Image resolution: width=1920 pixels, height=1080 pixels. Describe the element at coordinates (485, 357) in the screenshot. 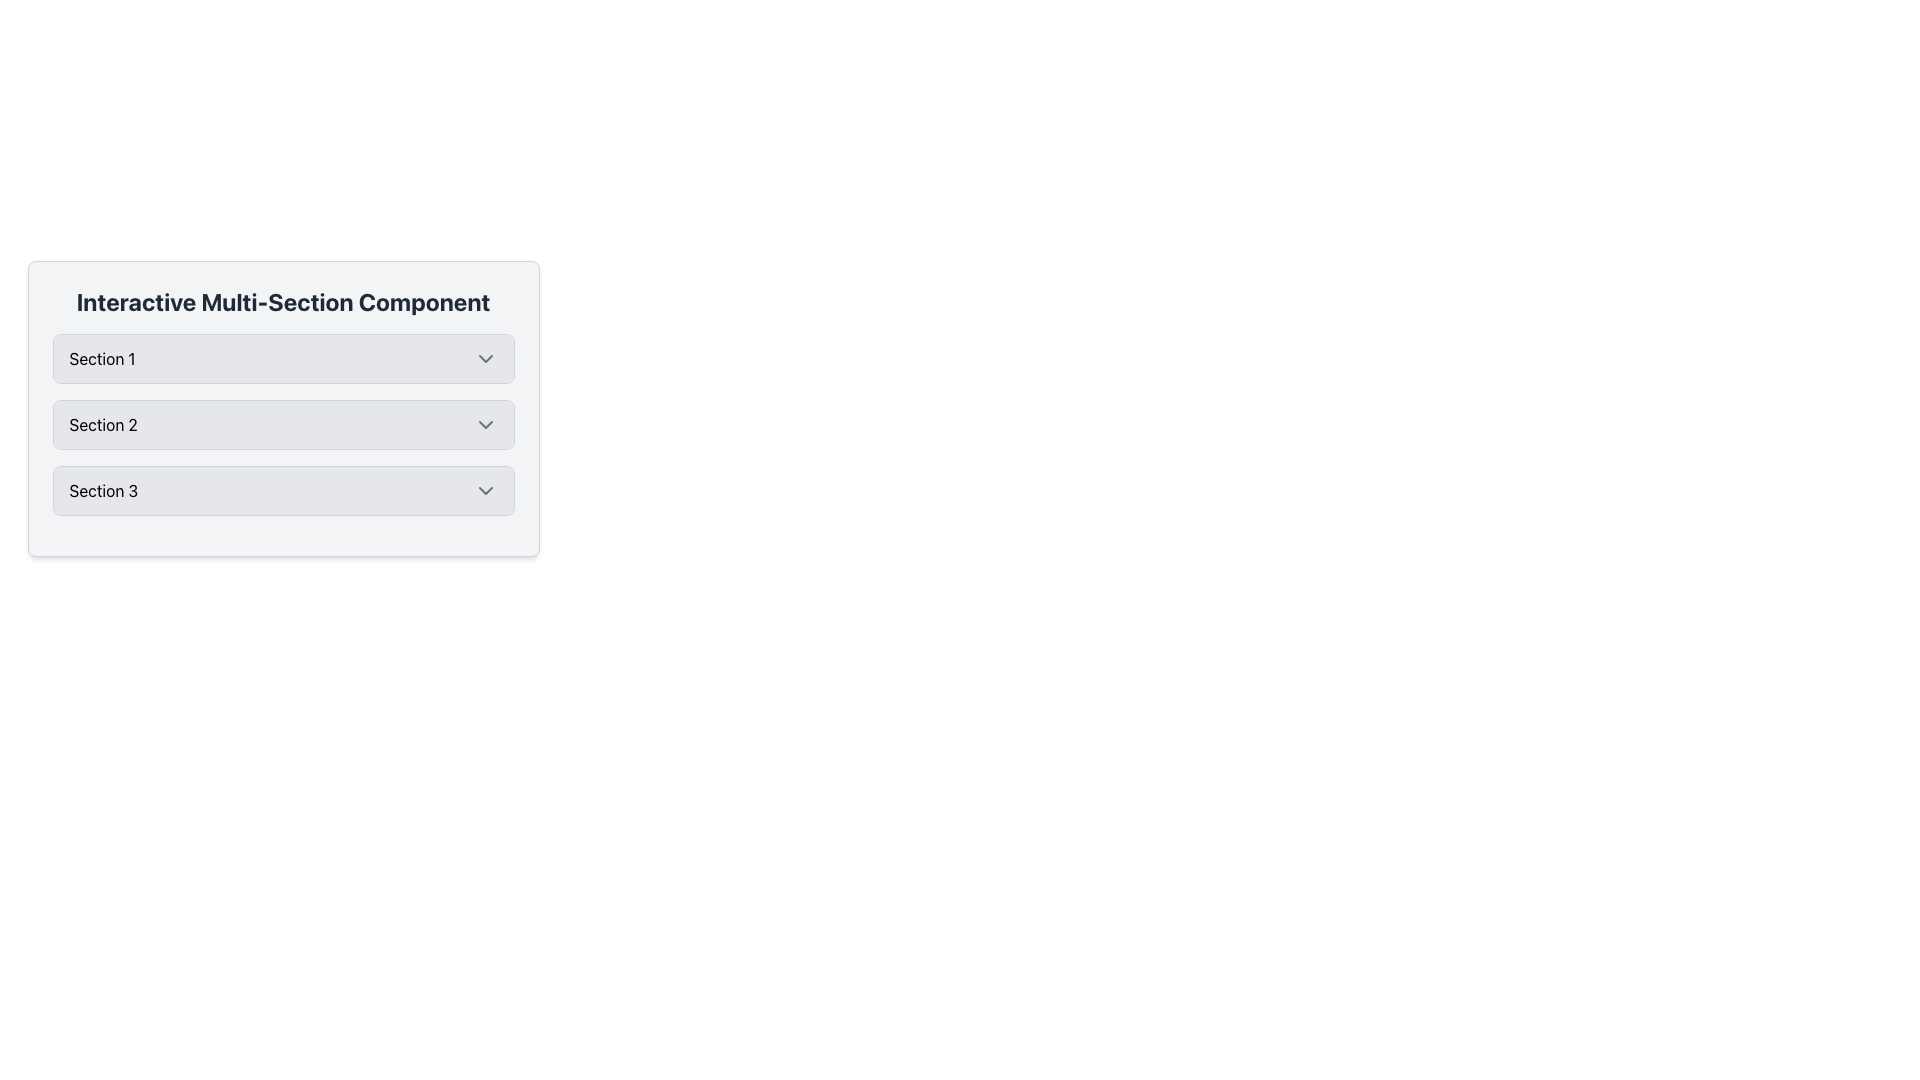

I see `the downward-facing chevron icon styled in gray, located on the right side of the text 'Section 1' within the section bar` at that location.